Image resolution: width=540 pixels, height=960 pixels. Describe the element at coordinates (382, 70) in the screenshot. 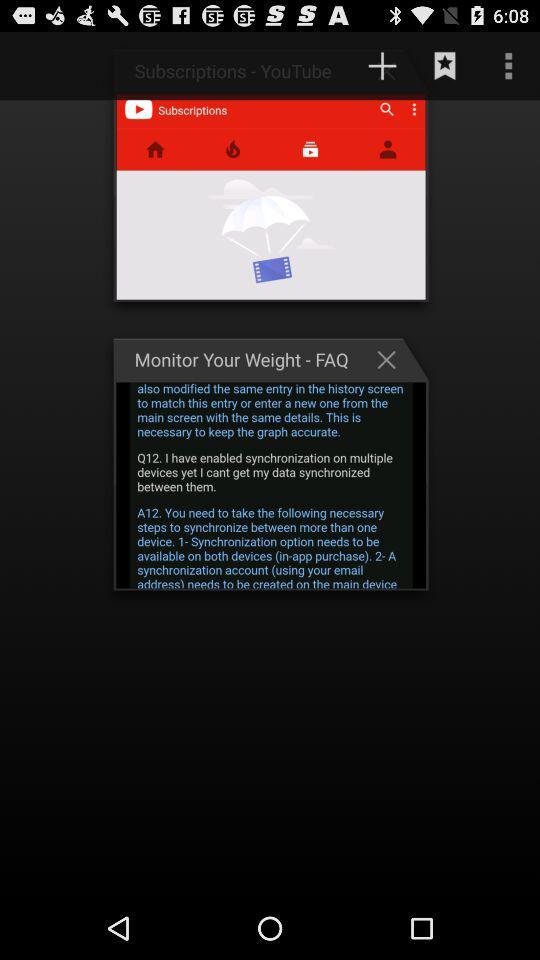

I see `the add icon` at that location.